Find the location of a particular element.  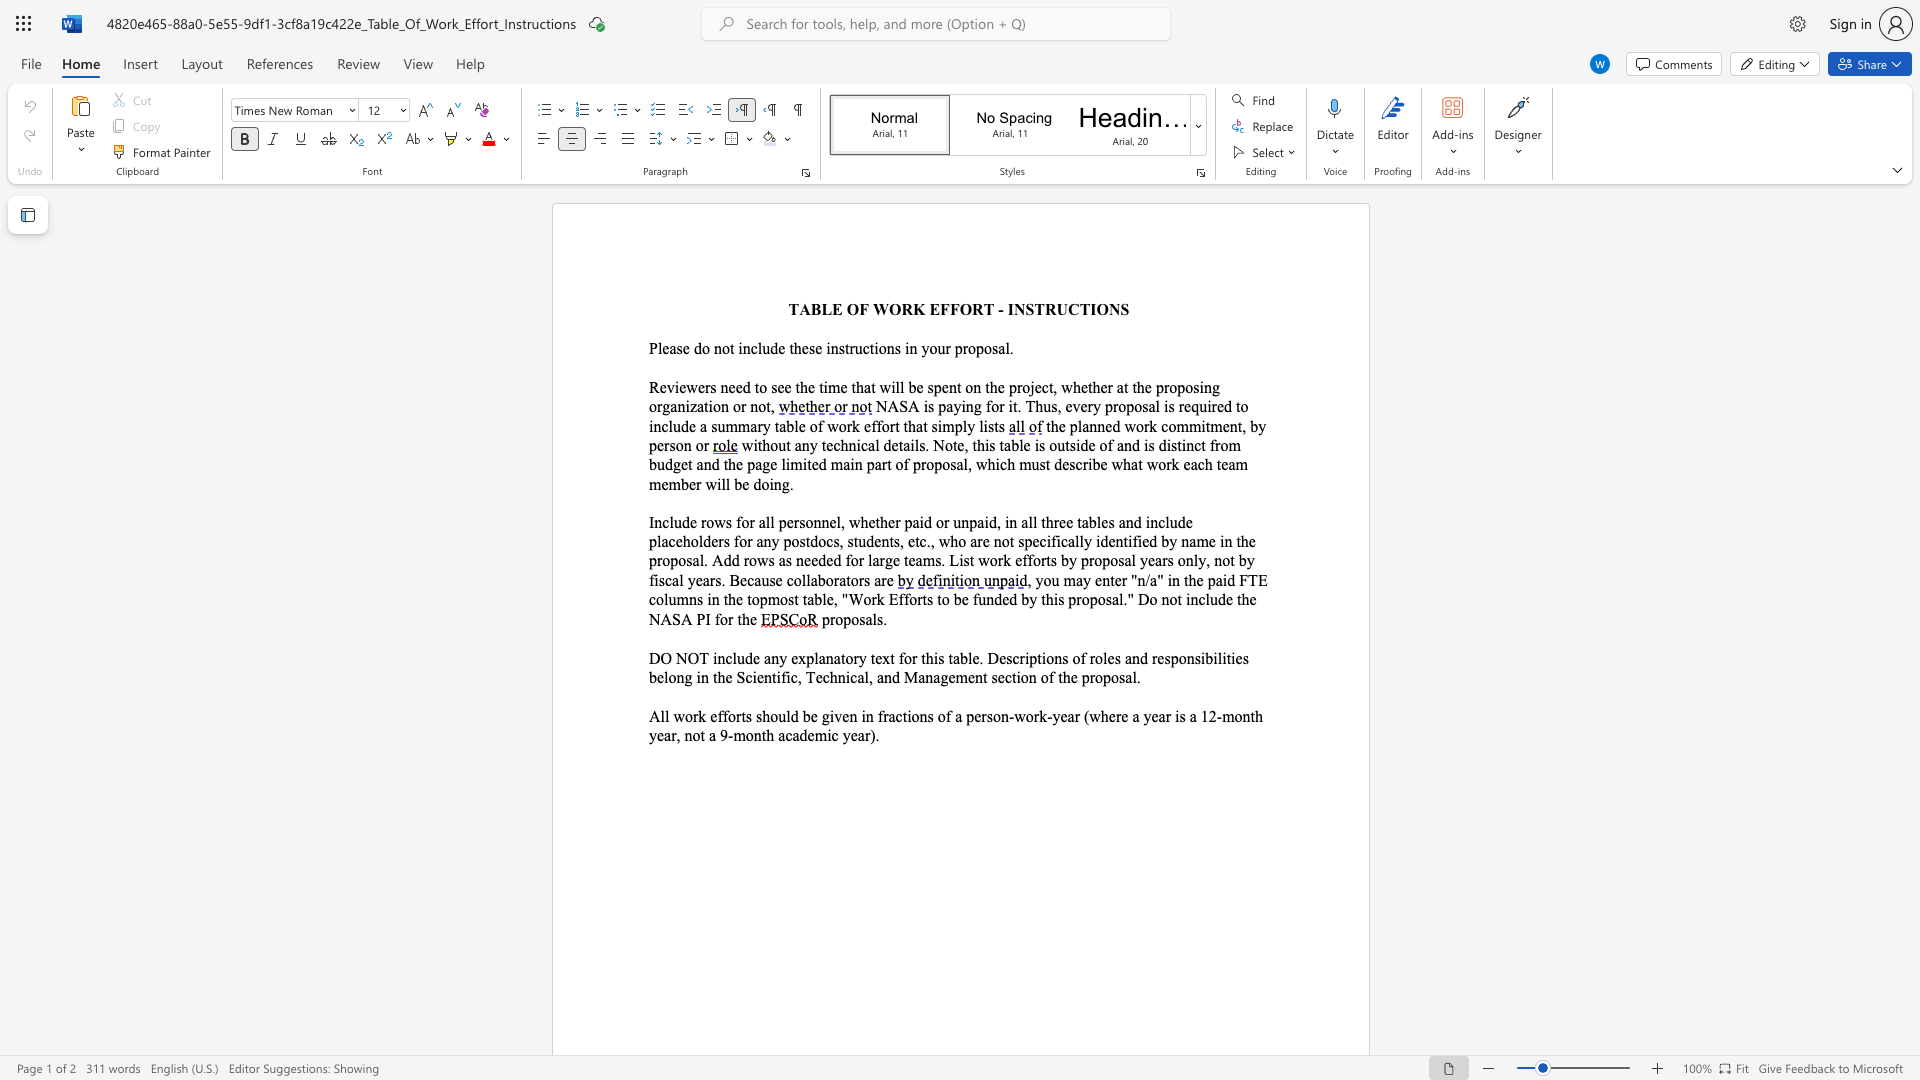

the subset text "work-year (where a year is a 12-month year, n" within the text "All work efforts should be given in fractions of a person-work-year (where a year is a 12-month year, not a 9-month academic year)." is located at coordinates (1014, 715).